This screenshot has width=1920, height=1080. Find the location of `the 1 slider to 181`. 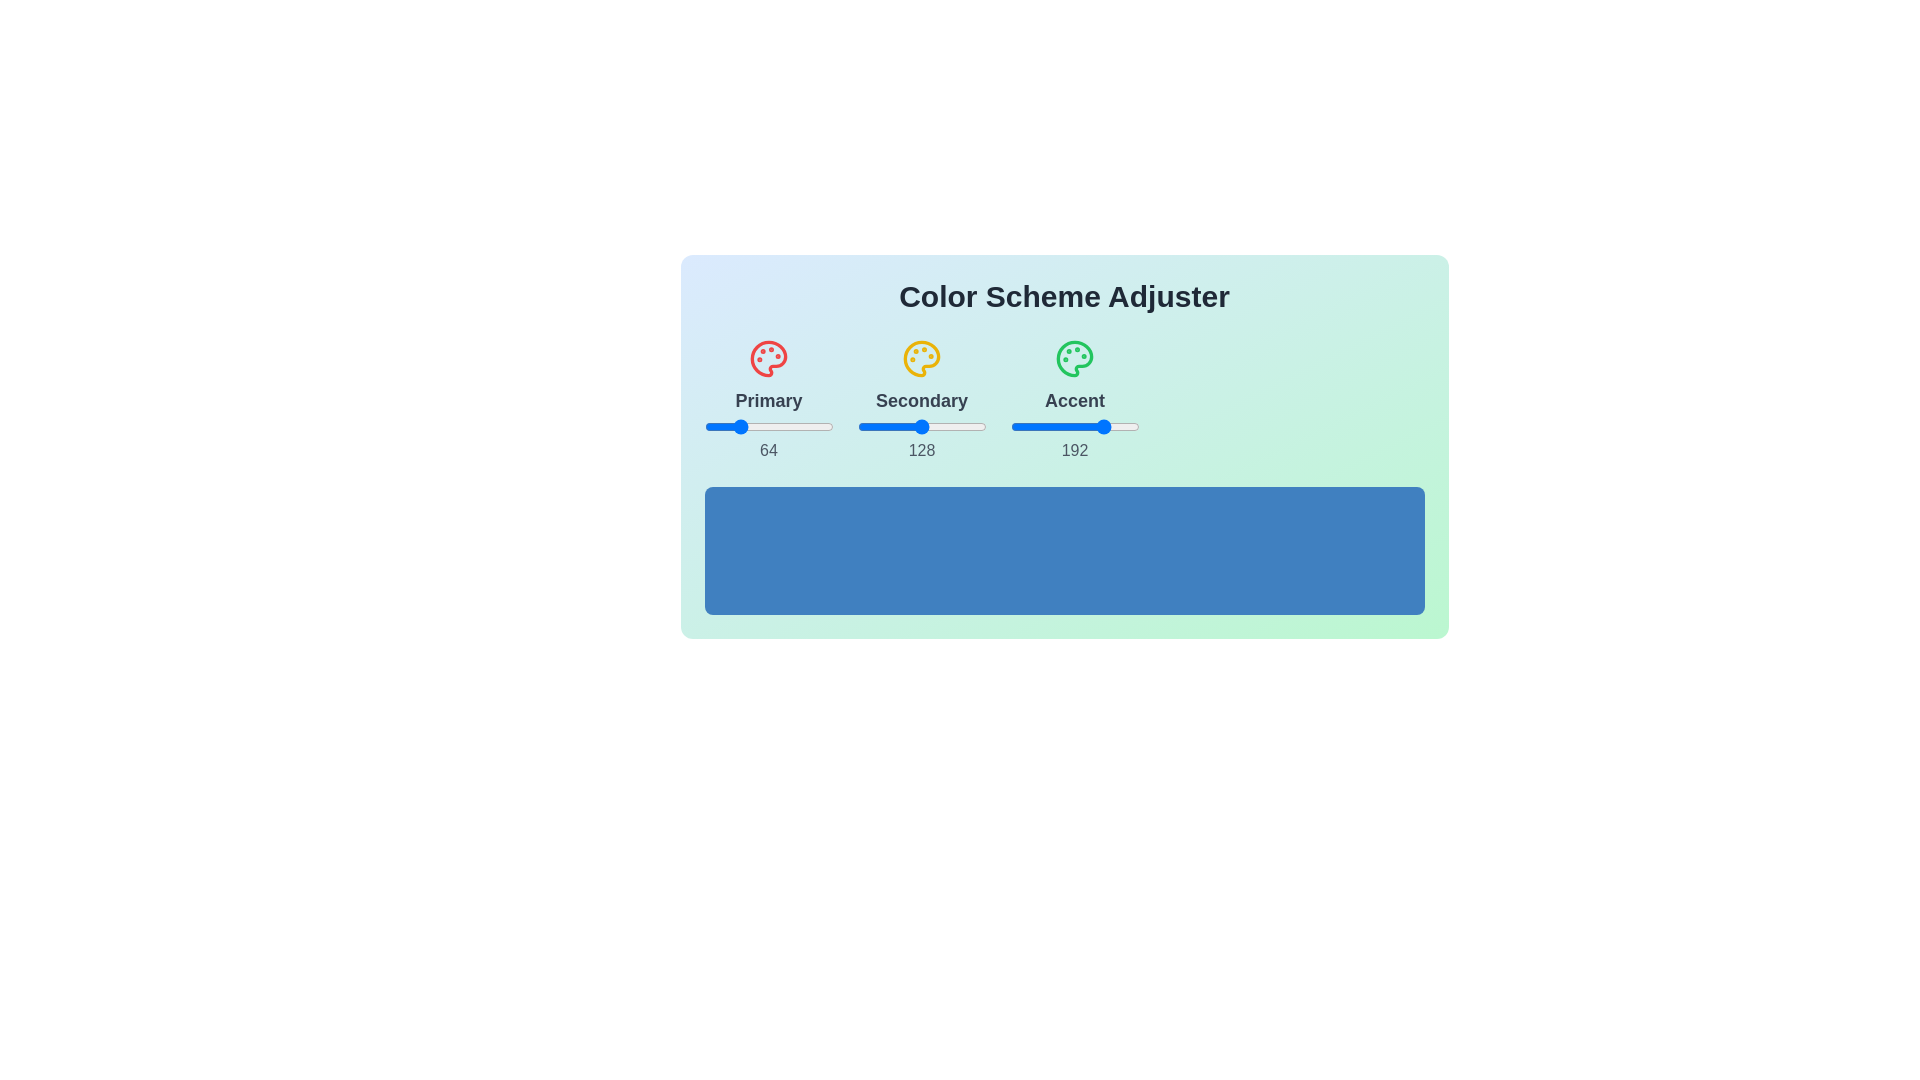

the 1 slider to 181 is located at coordinates (795, 426).